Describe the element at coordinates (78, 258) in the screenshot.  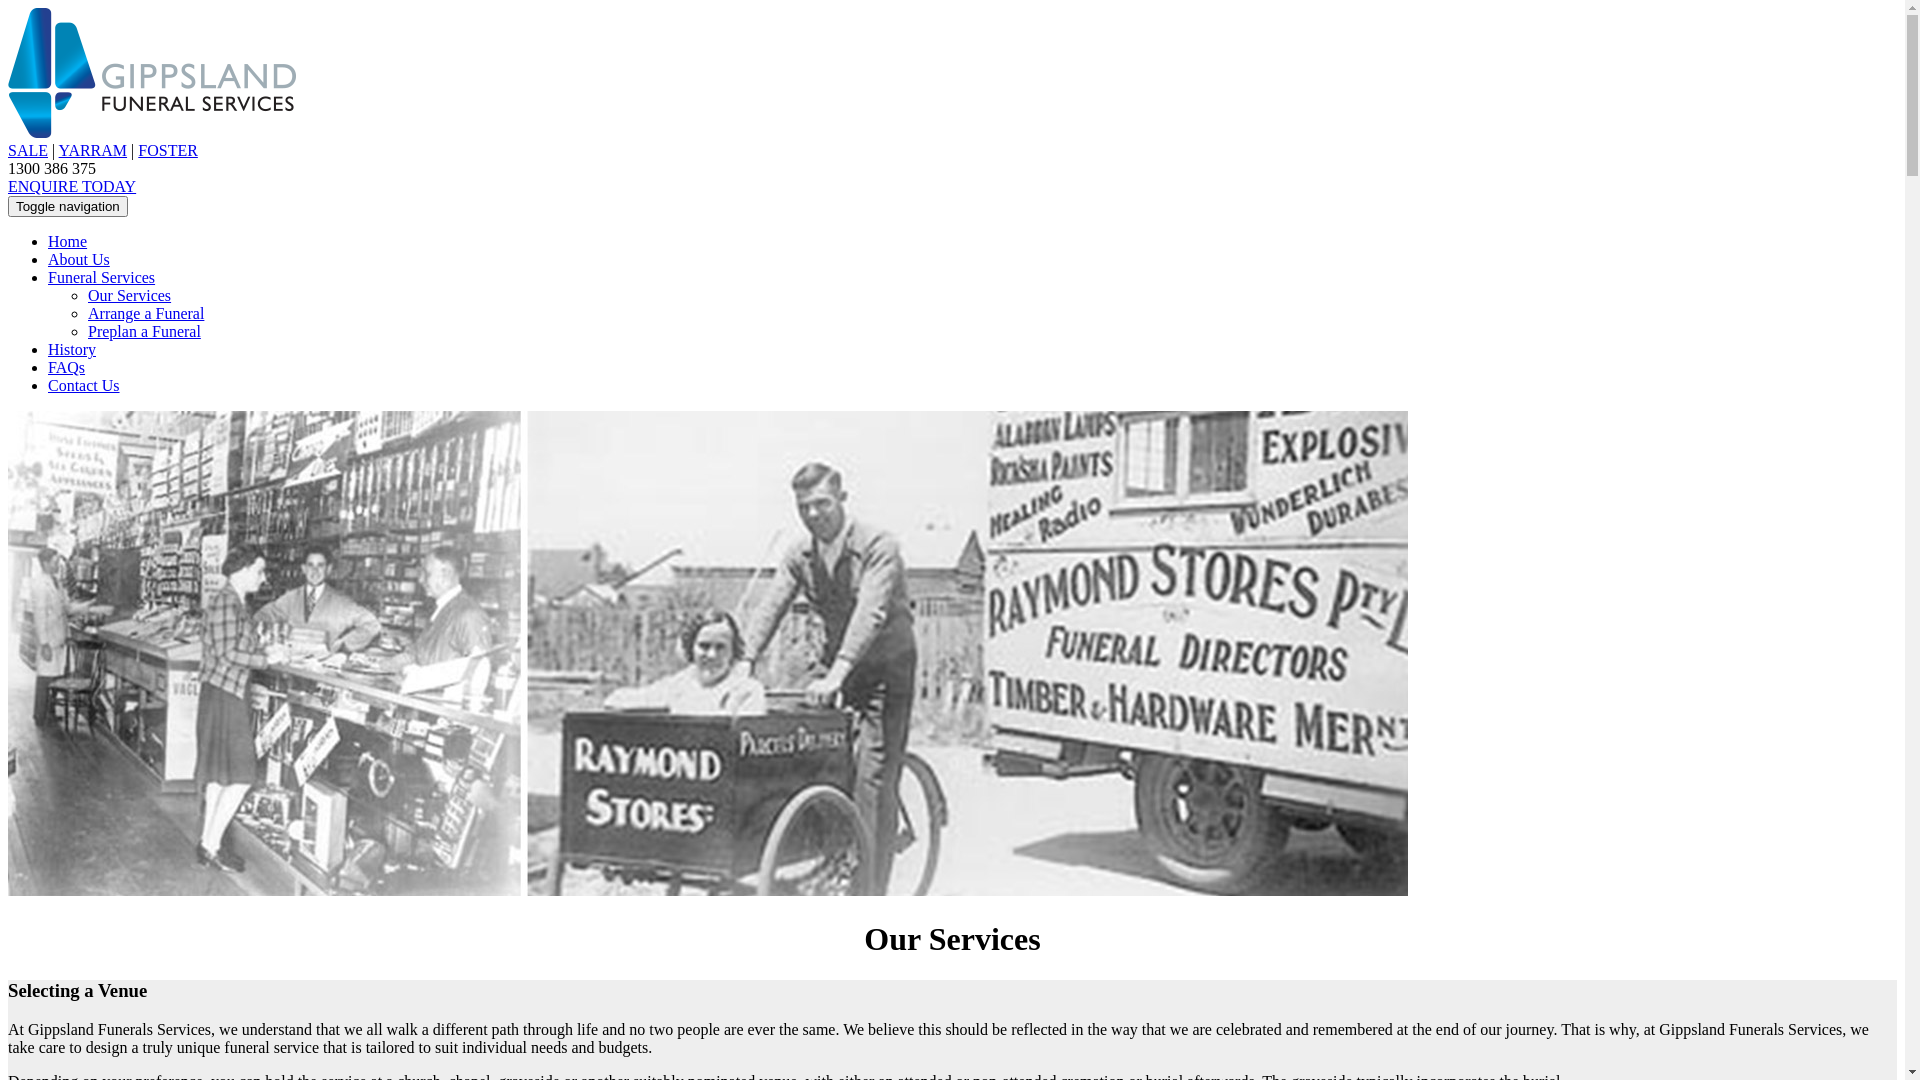
I see `'About Us'` at that location.